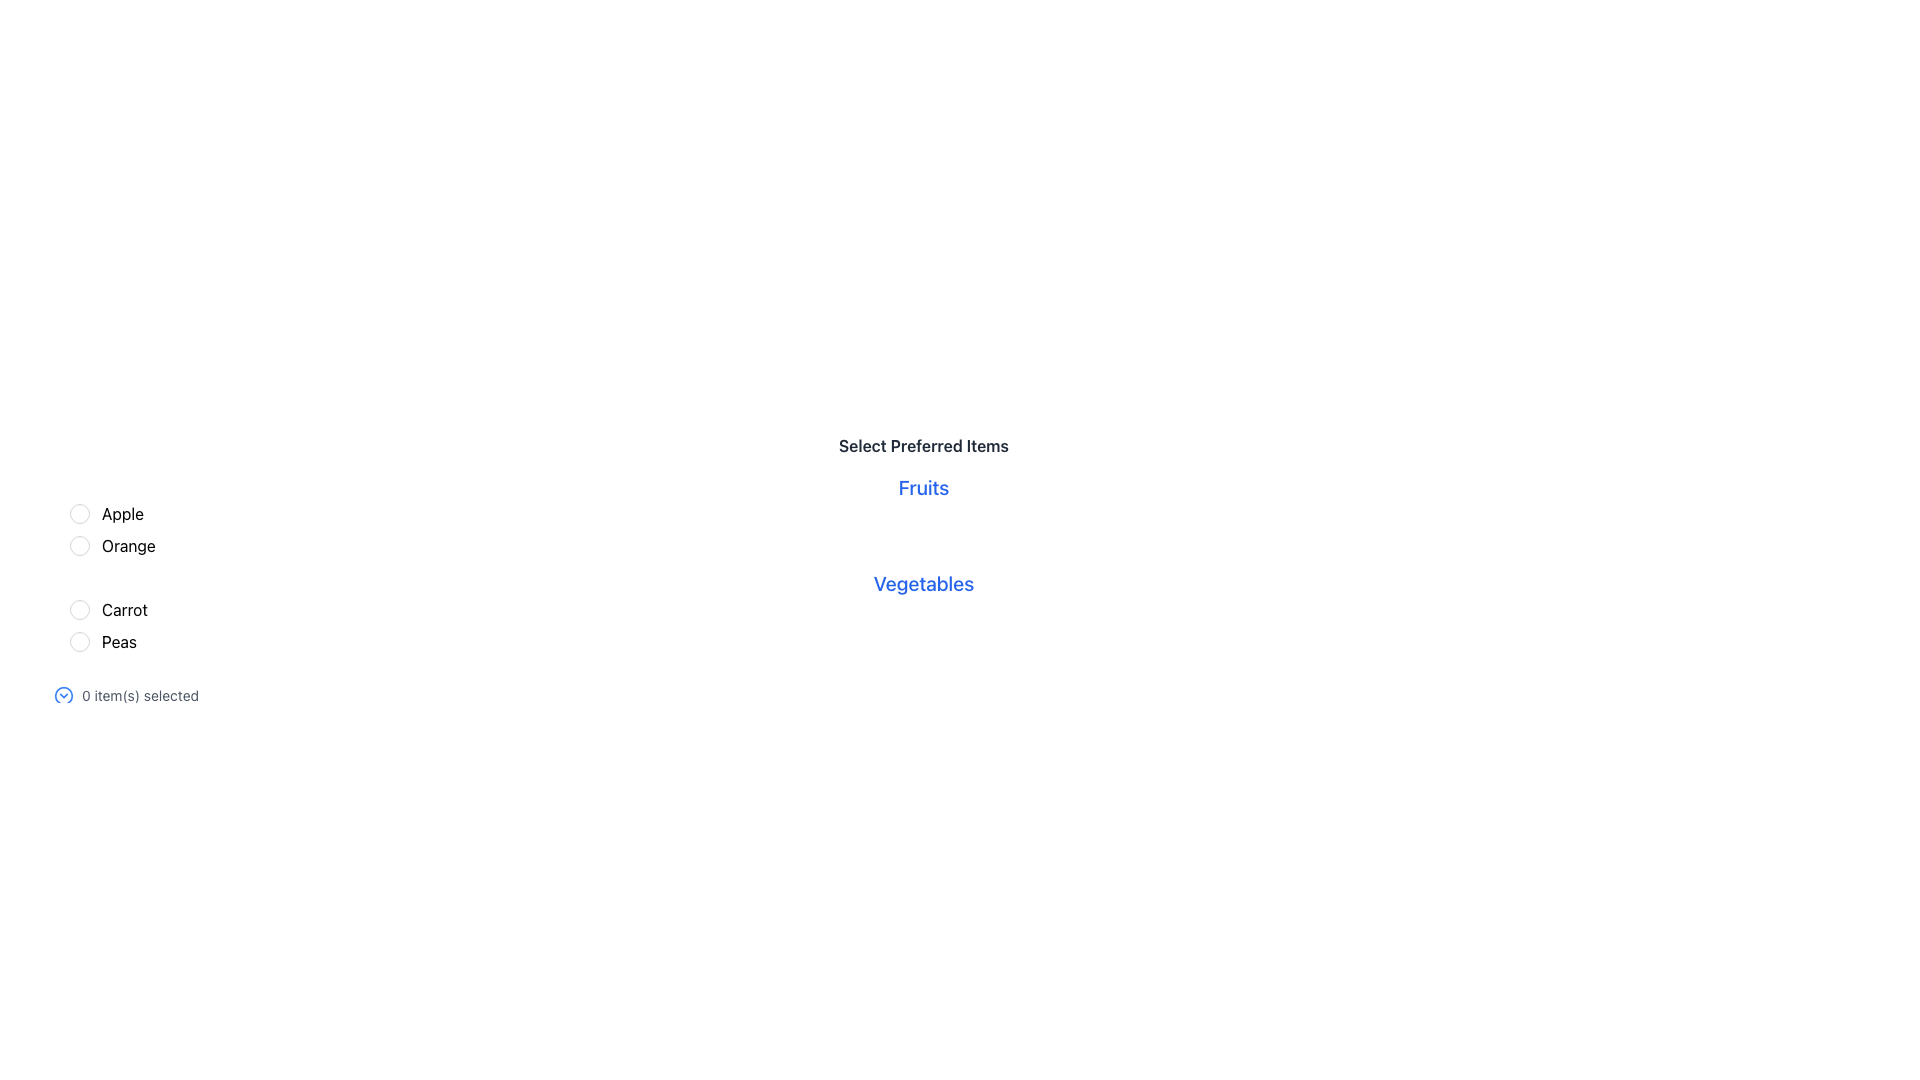 The width and height of the screenshot is (1920, 1080). I want to click on the text label representing the first option in the selection list, so click(121, 512).